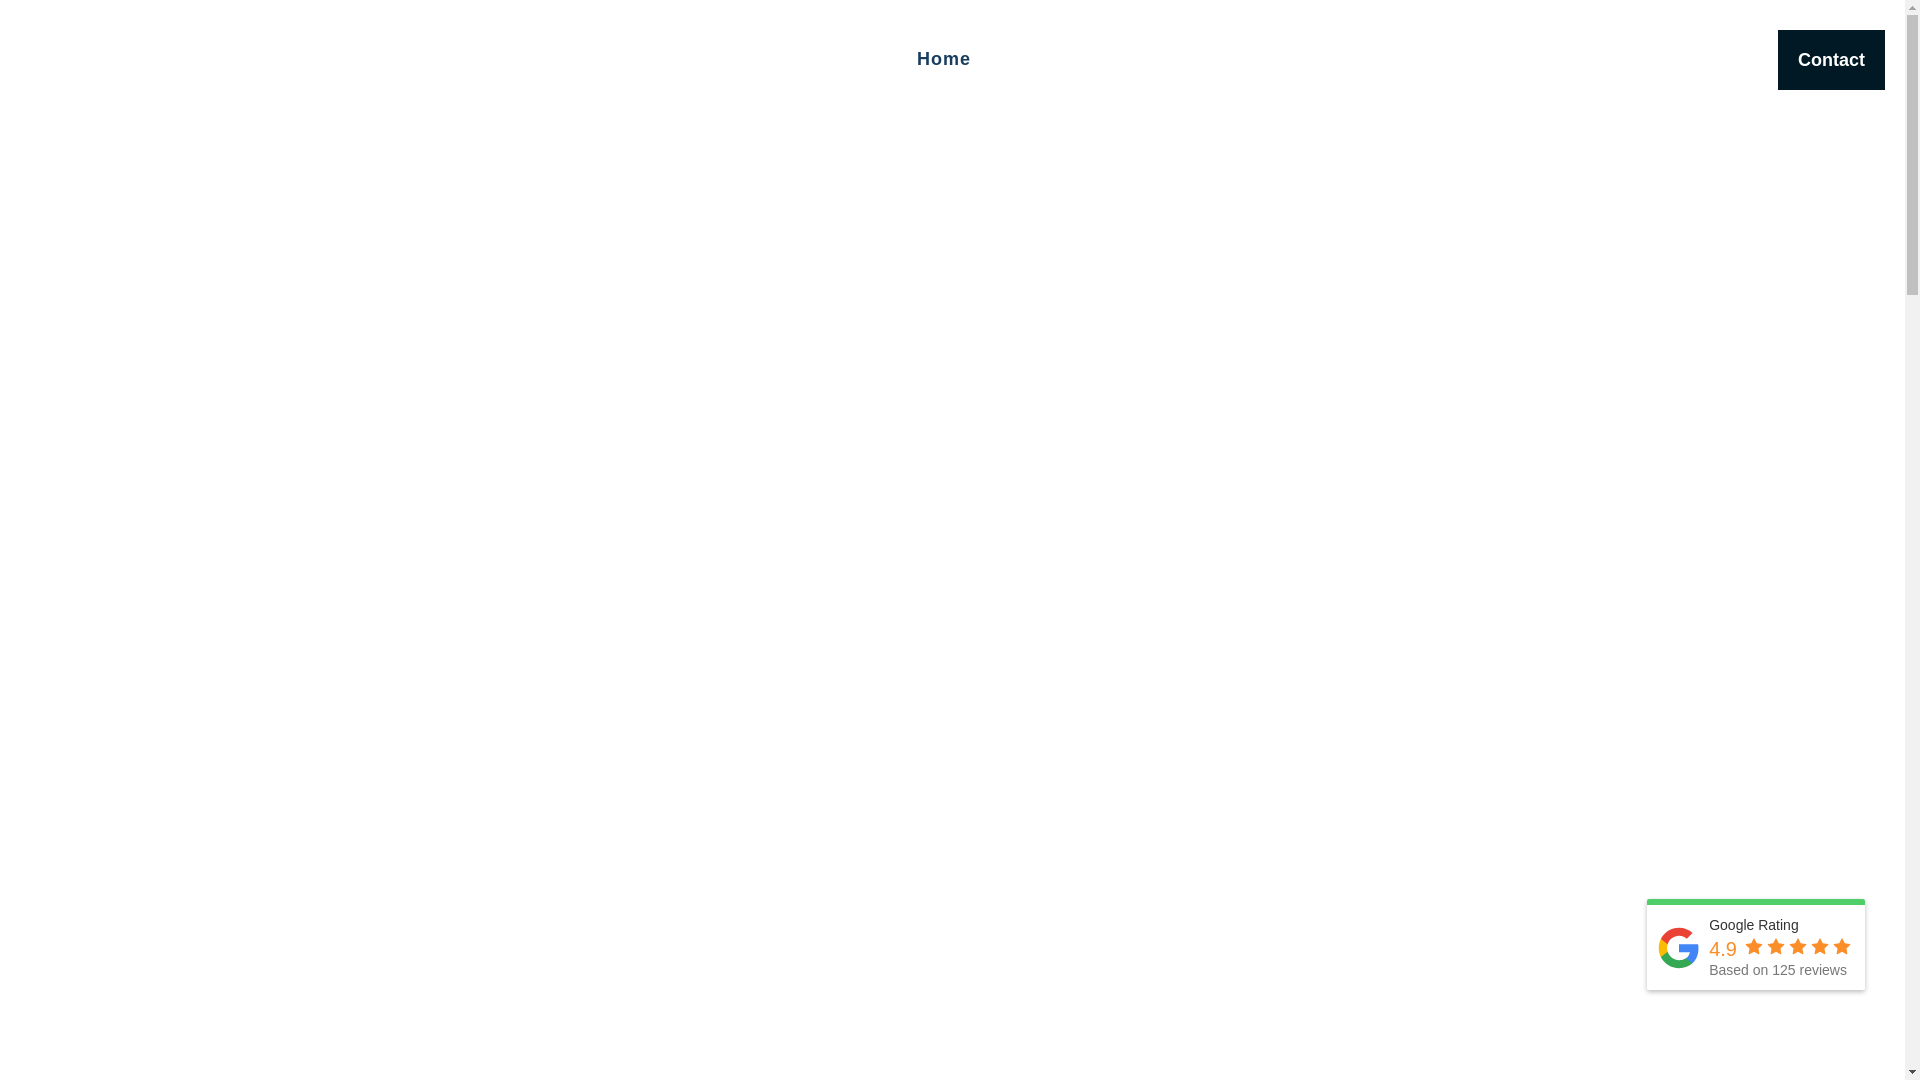 Image resolution: width=1920 pixels, height=1080 pixels. I want to click on 'Contact', so click(1831, 59).